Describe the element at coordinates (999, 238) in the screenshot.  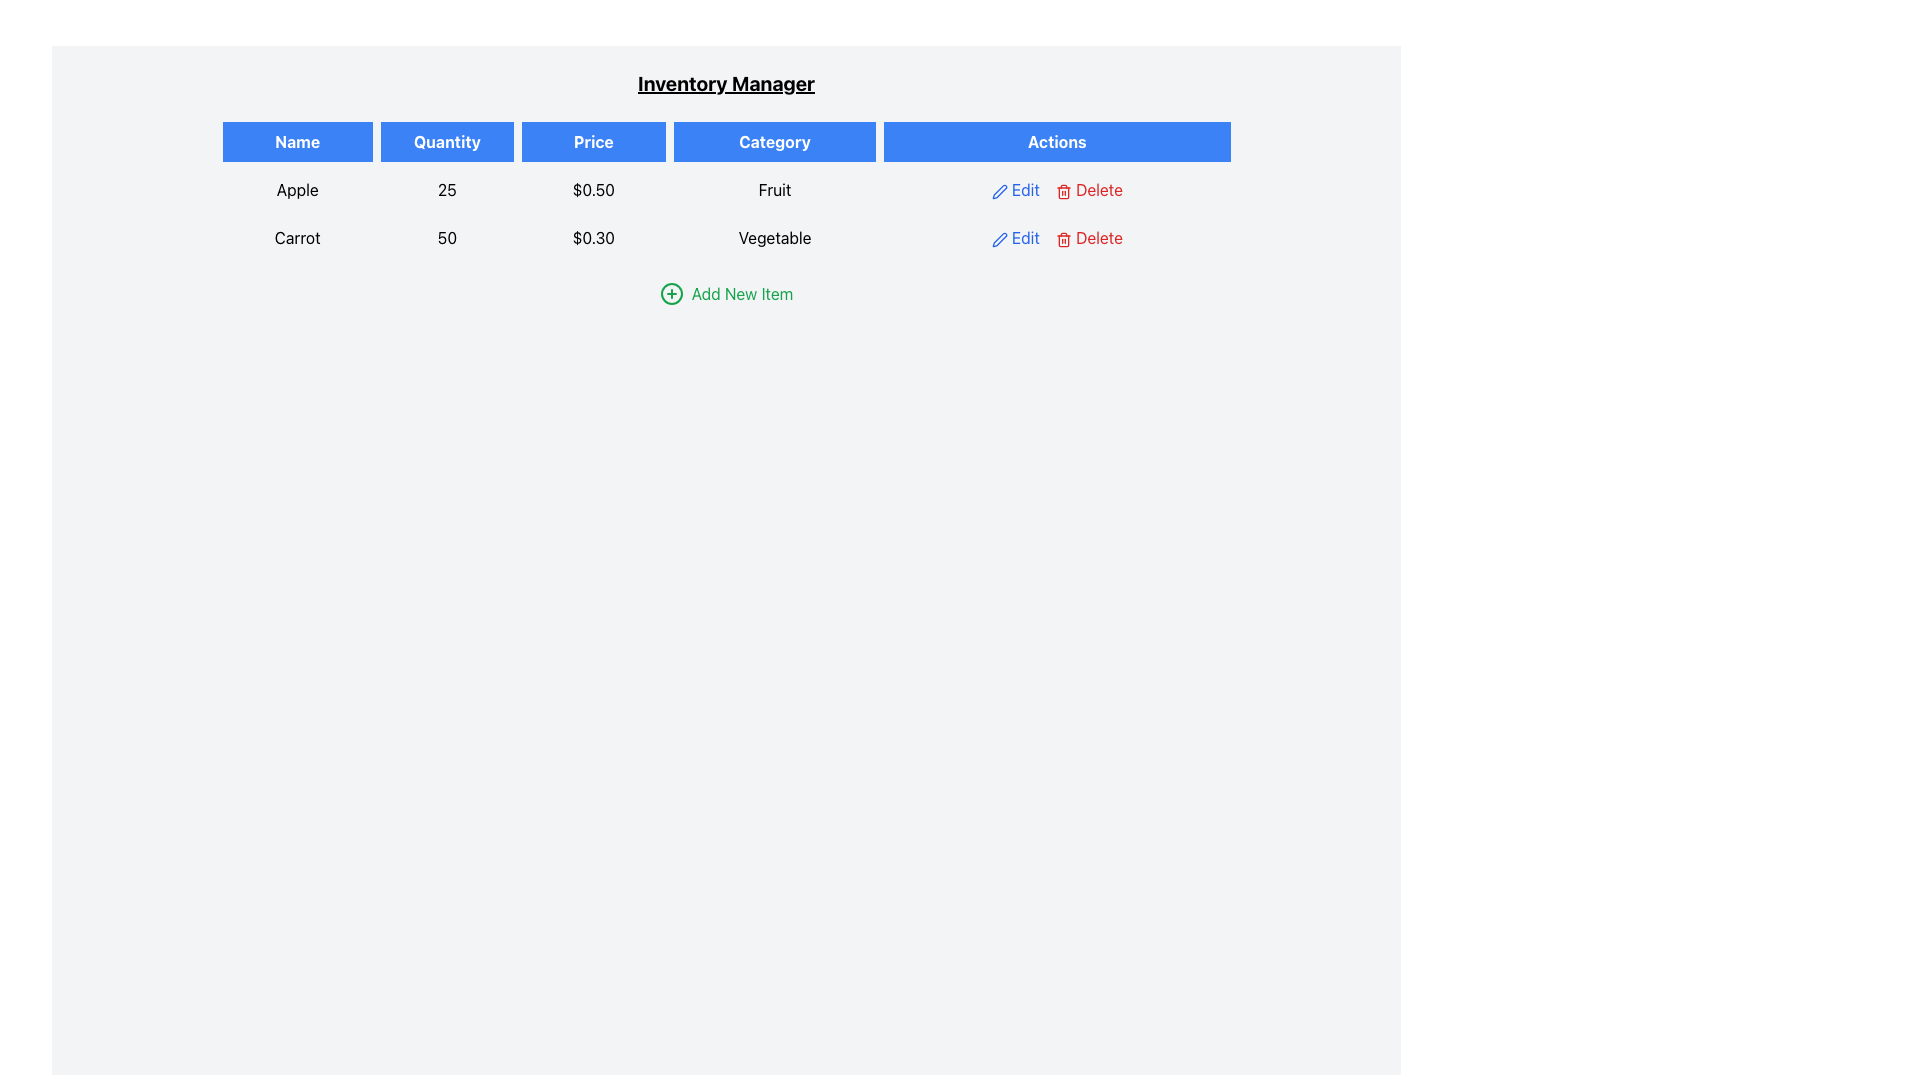
I see `the pencil icon with a blue outline next to the text 'Edit' to initiate the edit function` at that location.